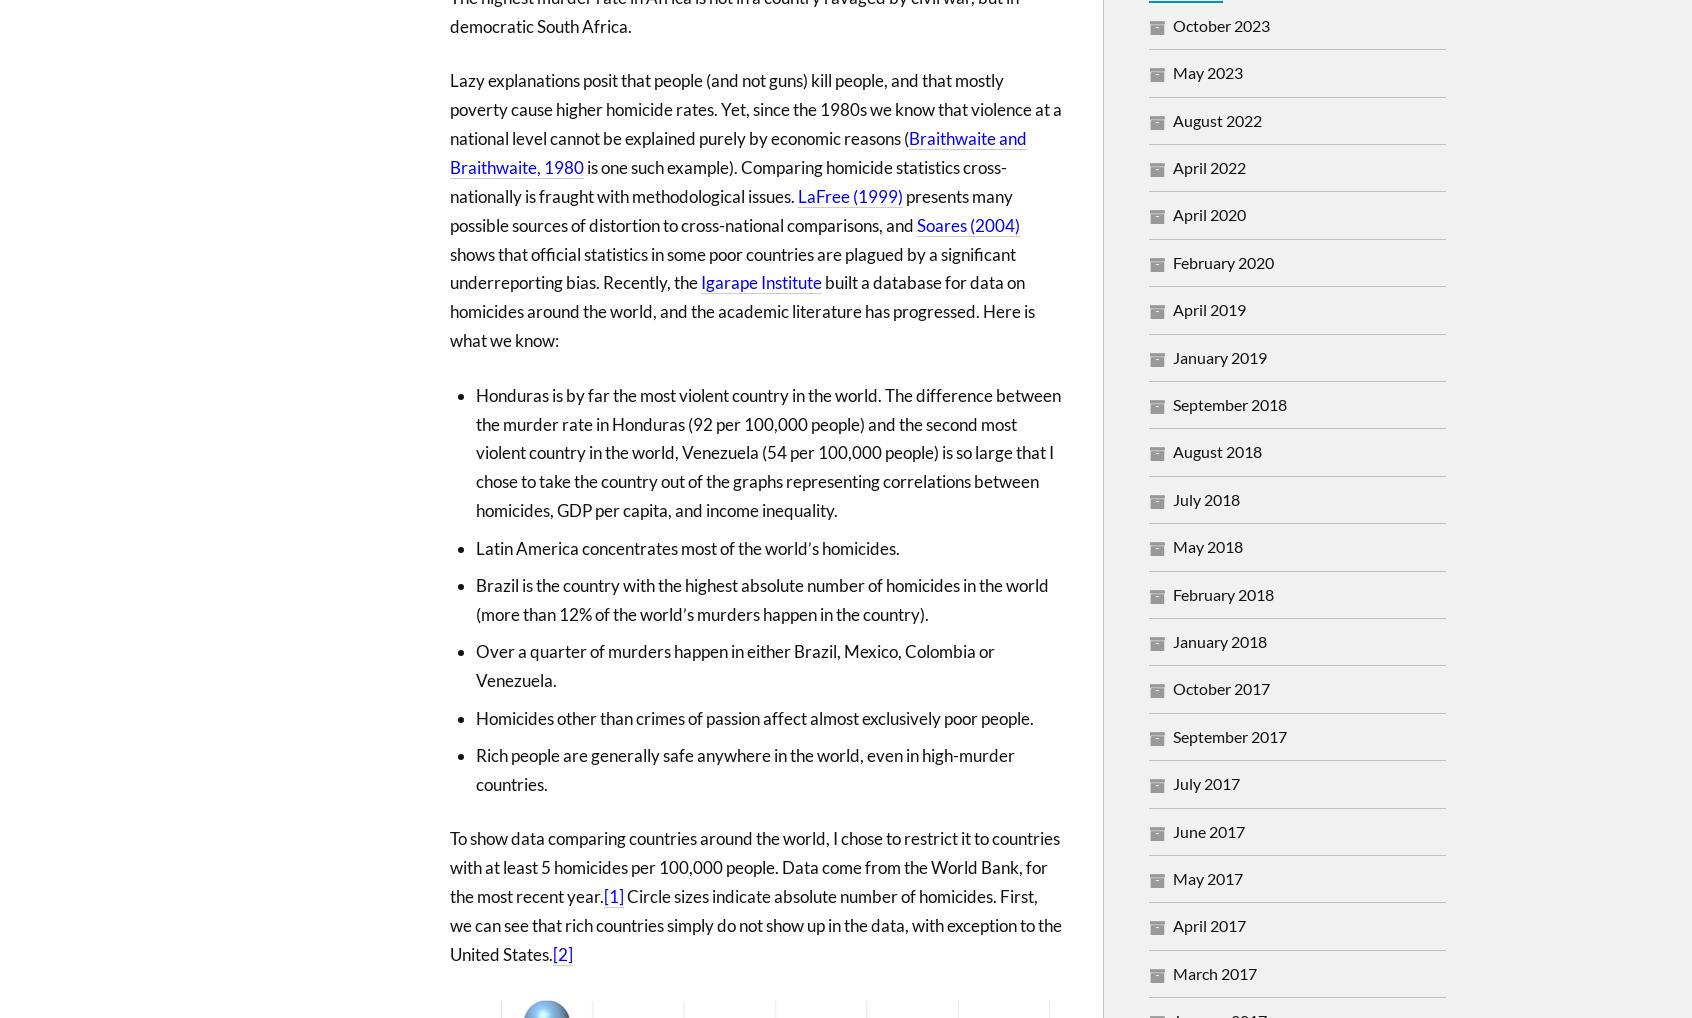 The height and width of the screenshot is (1018, 1692). What do you see at coordinates (1209, 308) in the screenshot?
I see `'April 2019'` at bounding box center [1209, 308].